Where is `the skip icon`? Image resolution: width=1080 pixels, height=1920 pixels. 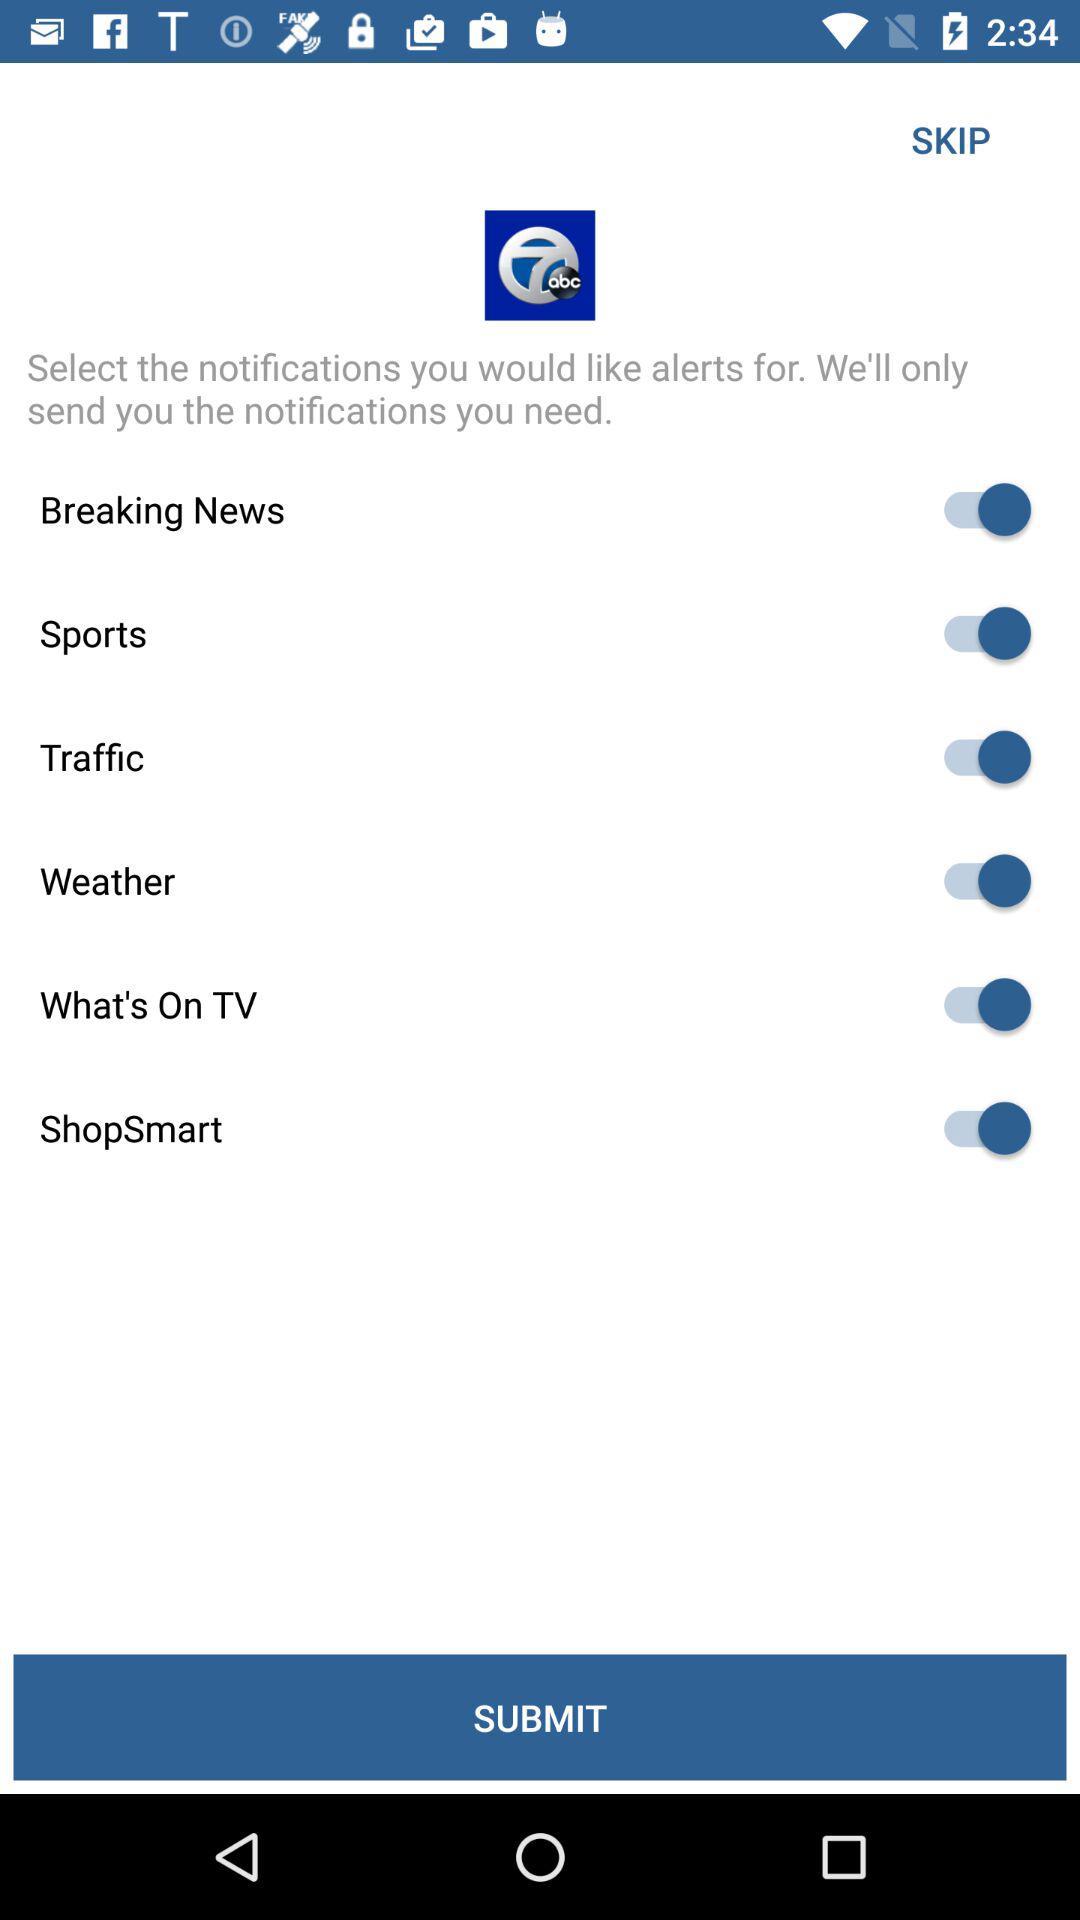
the skip icon is located at coordinates (950, 138).